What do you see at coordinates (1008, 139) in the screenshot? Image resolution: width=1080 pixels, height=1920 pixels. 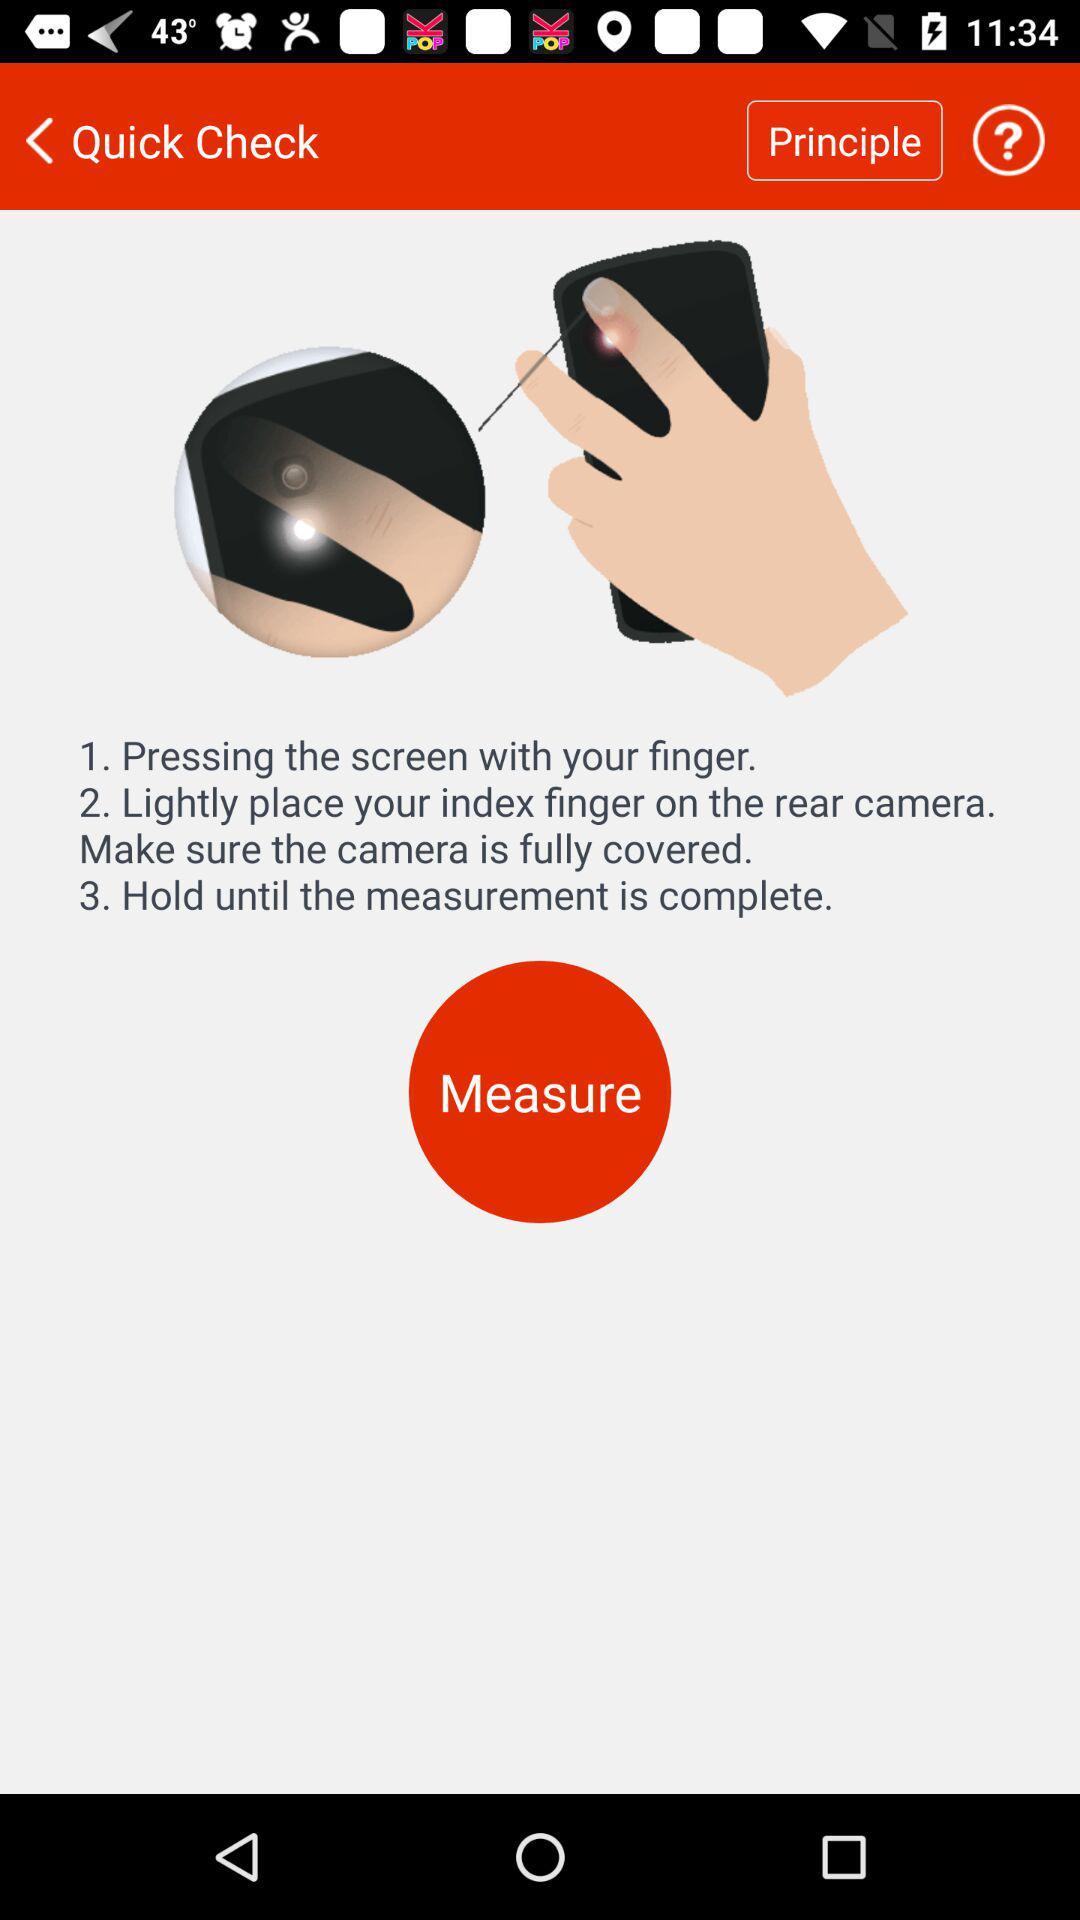 I see `click the questtion mark` at bounding box center [1008, 139].